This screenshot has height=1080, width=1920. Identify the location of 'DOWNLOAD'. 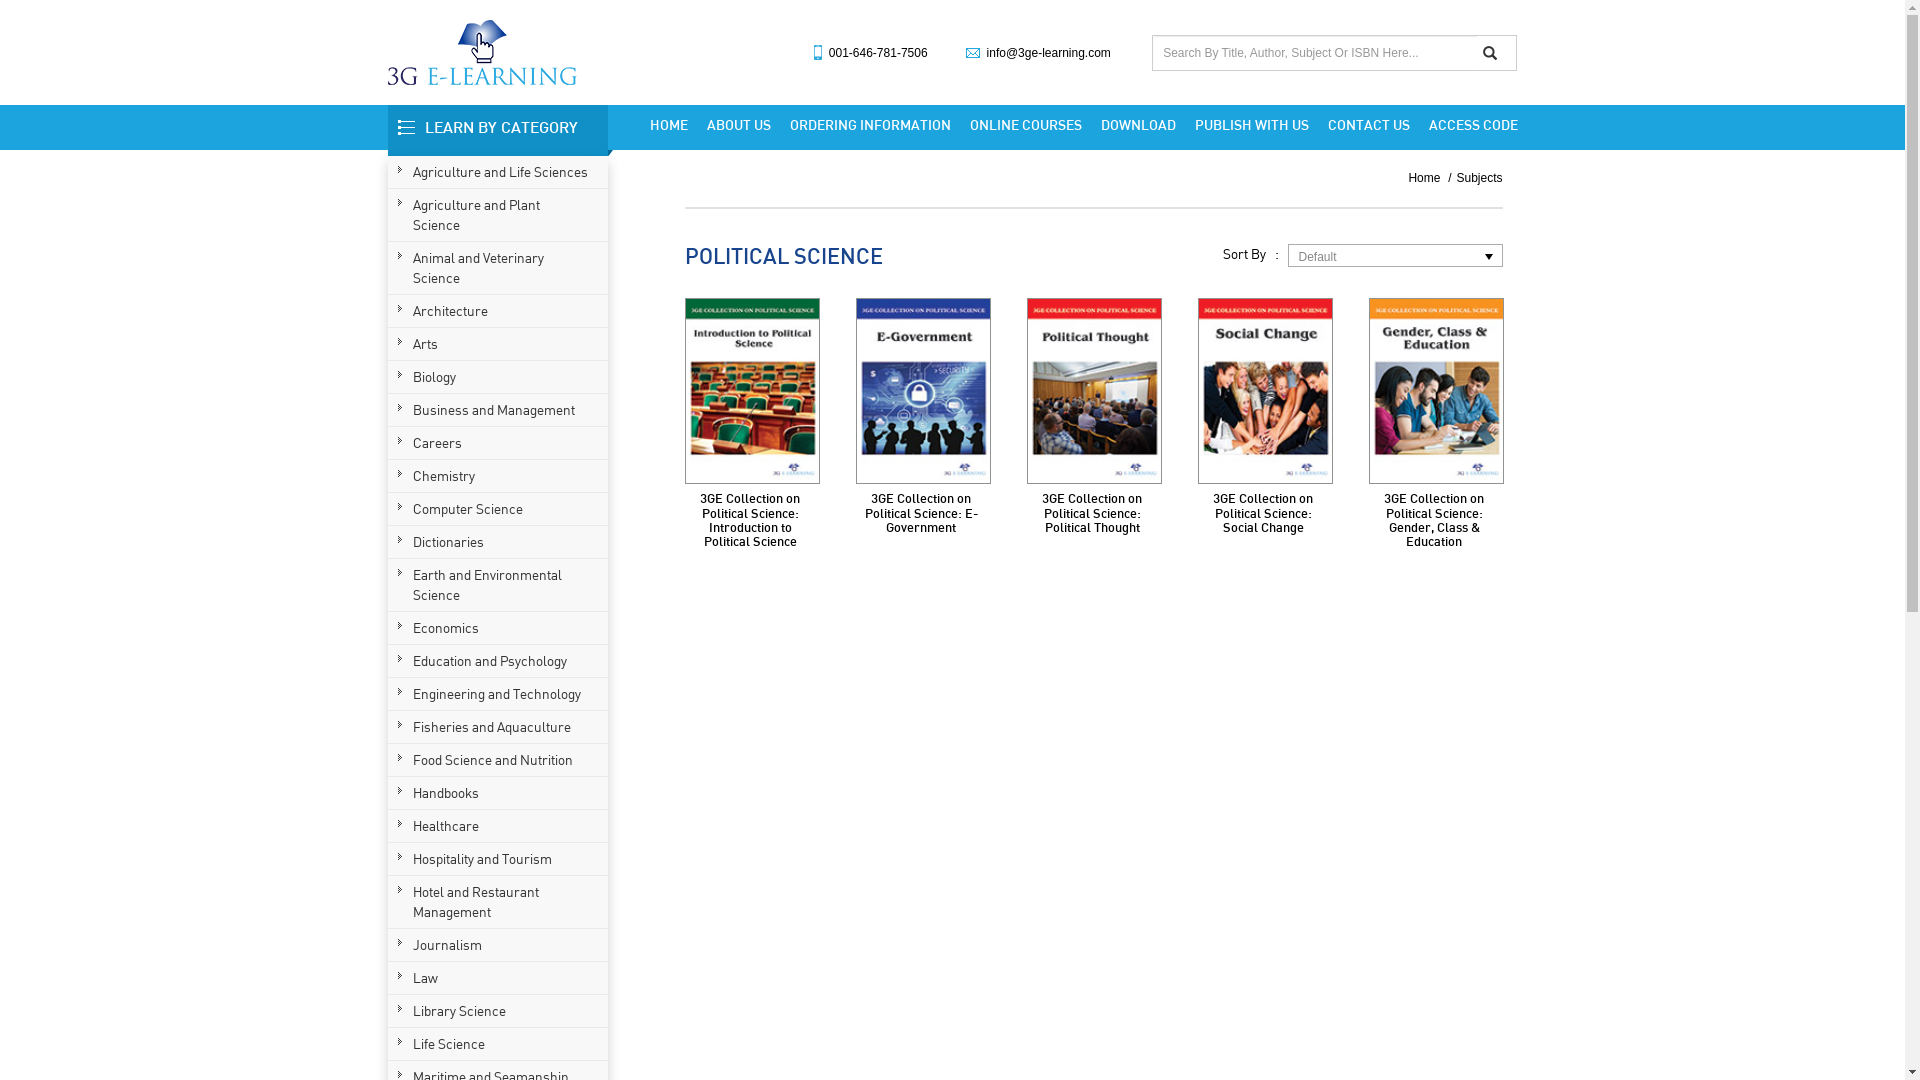
(1137, 124).